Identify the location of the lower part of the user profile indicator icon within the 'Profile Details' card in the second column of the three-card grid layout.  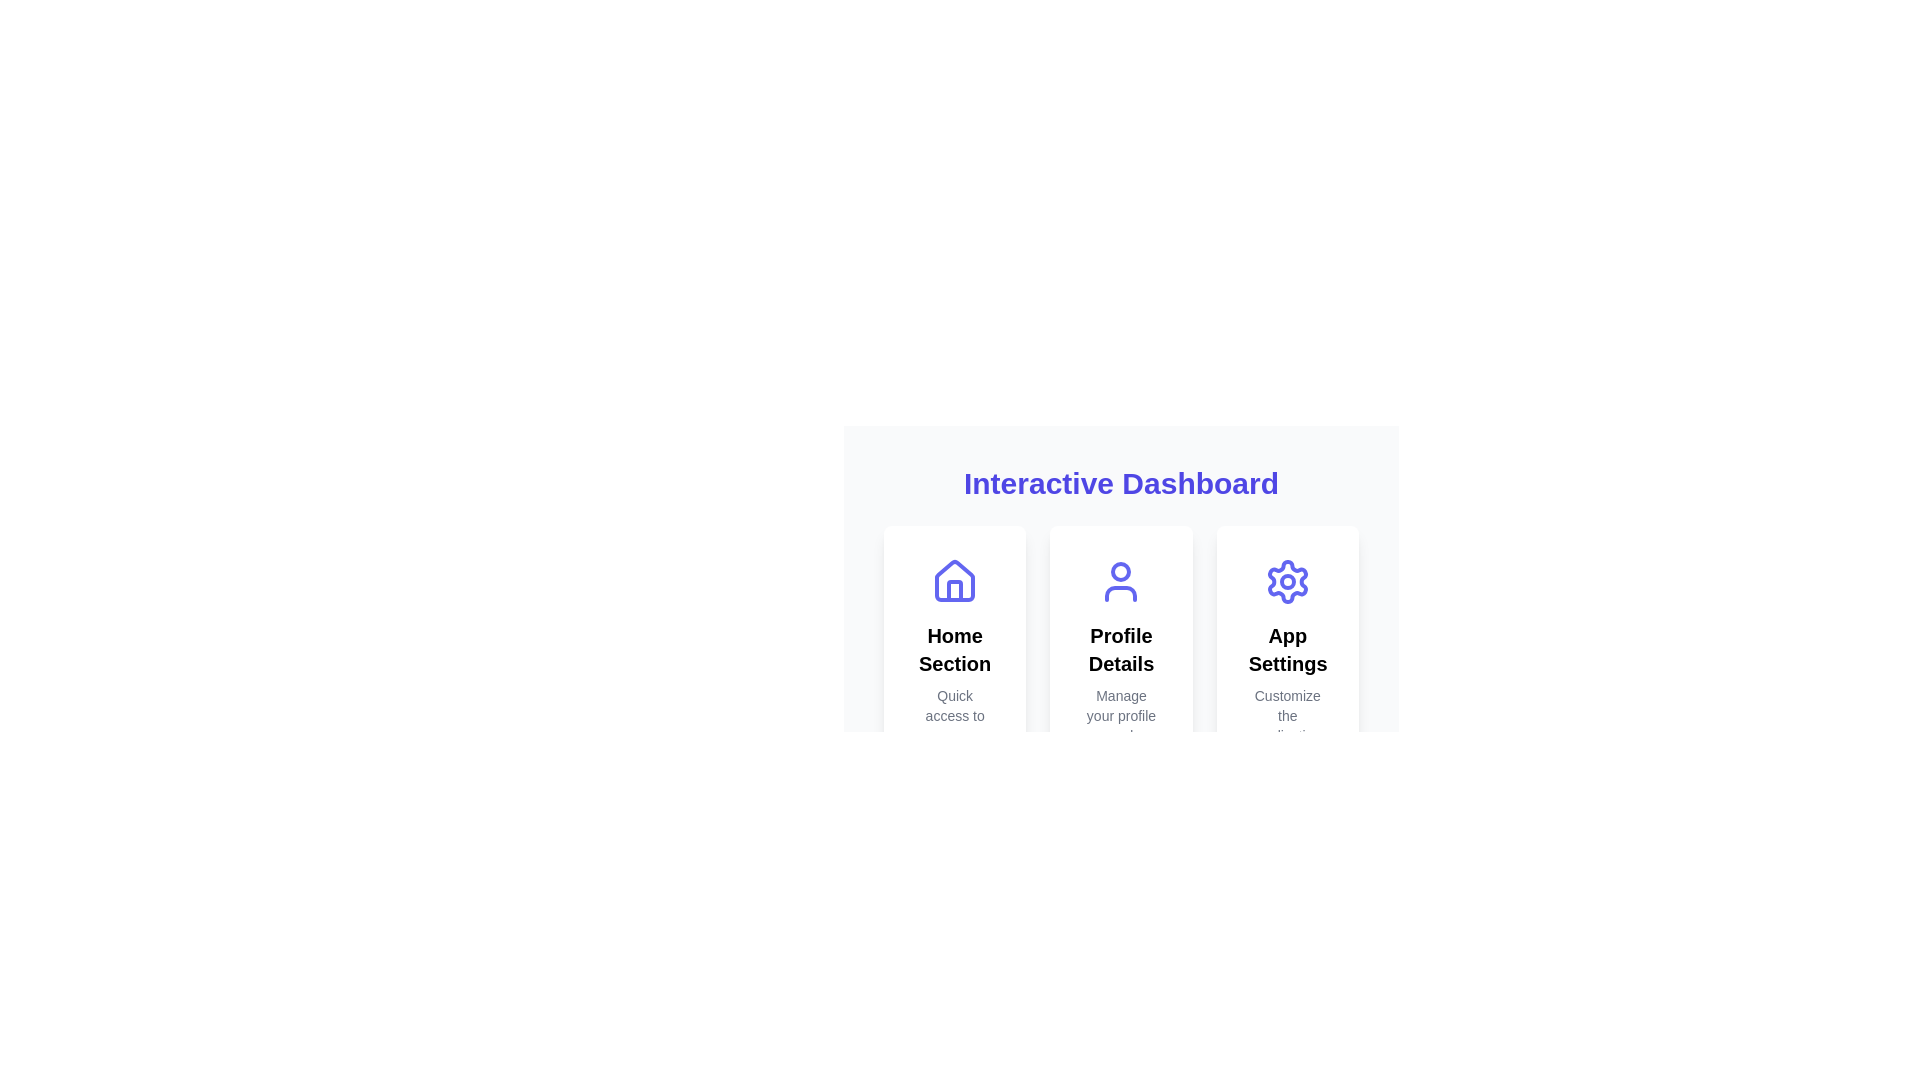
(1121, 593).